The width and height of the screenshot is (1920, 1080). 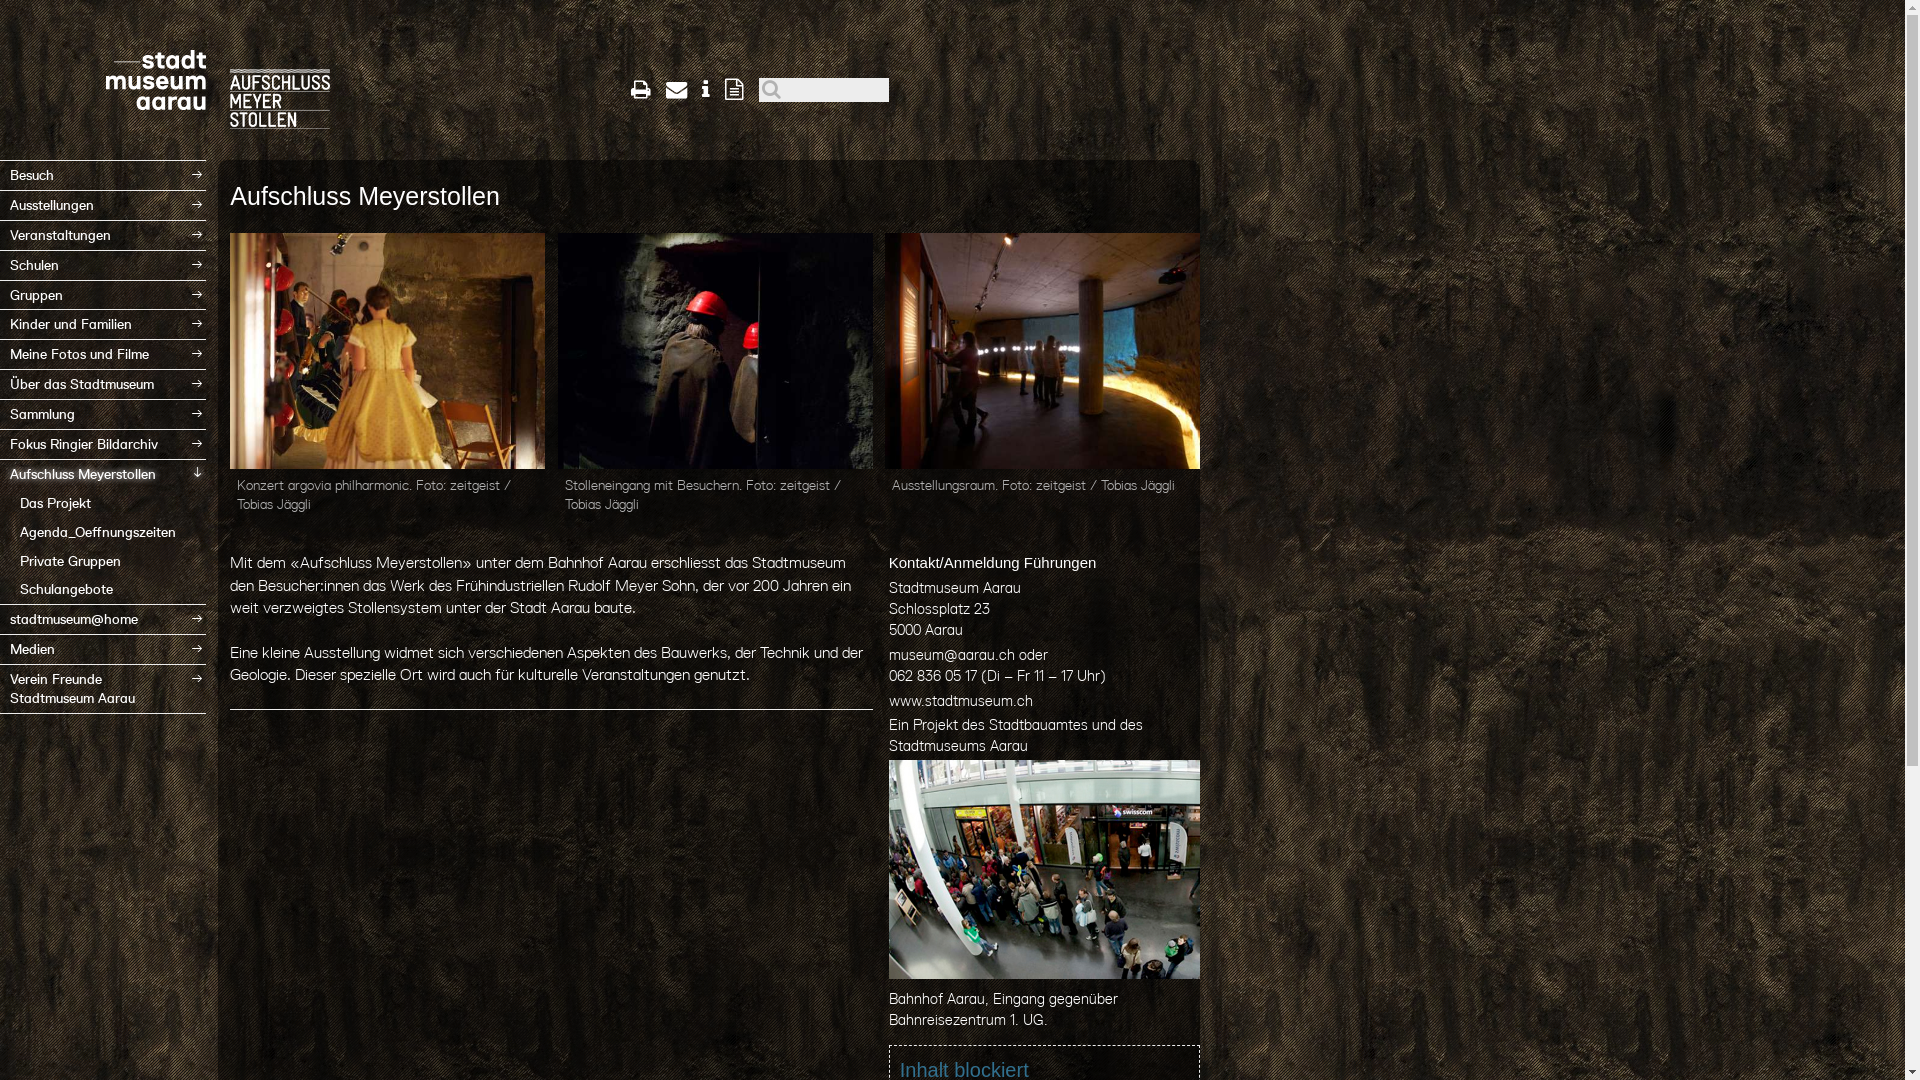 I want to click on 'Verein Freunde Stadtmuseum Aarau', so click(x=0, y=688).